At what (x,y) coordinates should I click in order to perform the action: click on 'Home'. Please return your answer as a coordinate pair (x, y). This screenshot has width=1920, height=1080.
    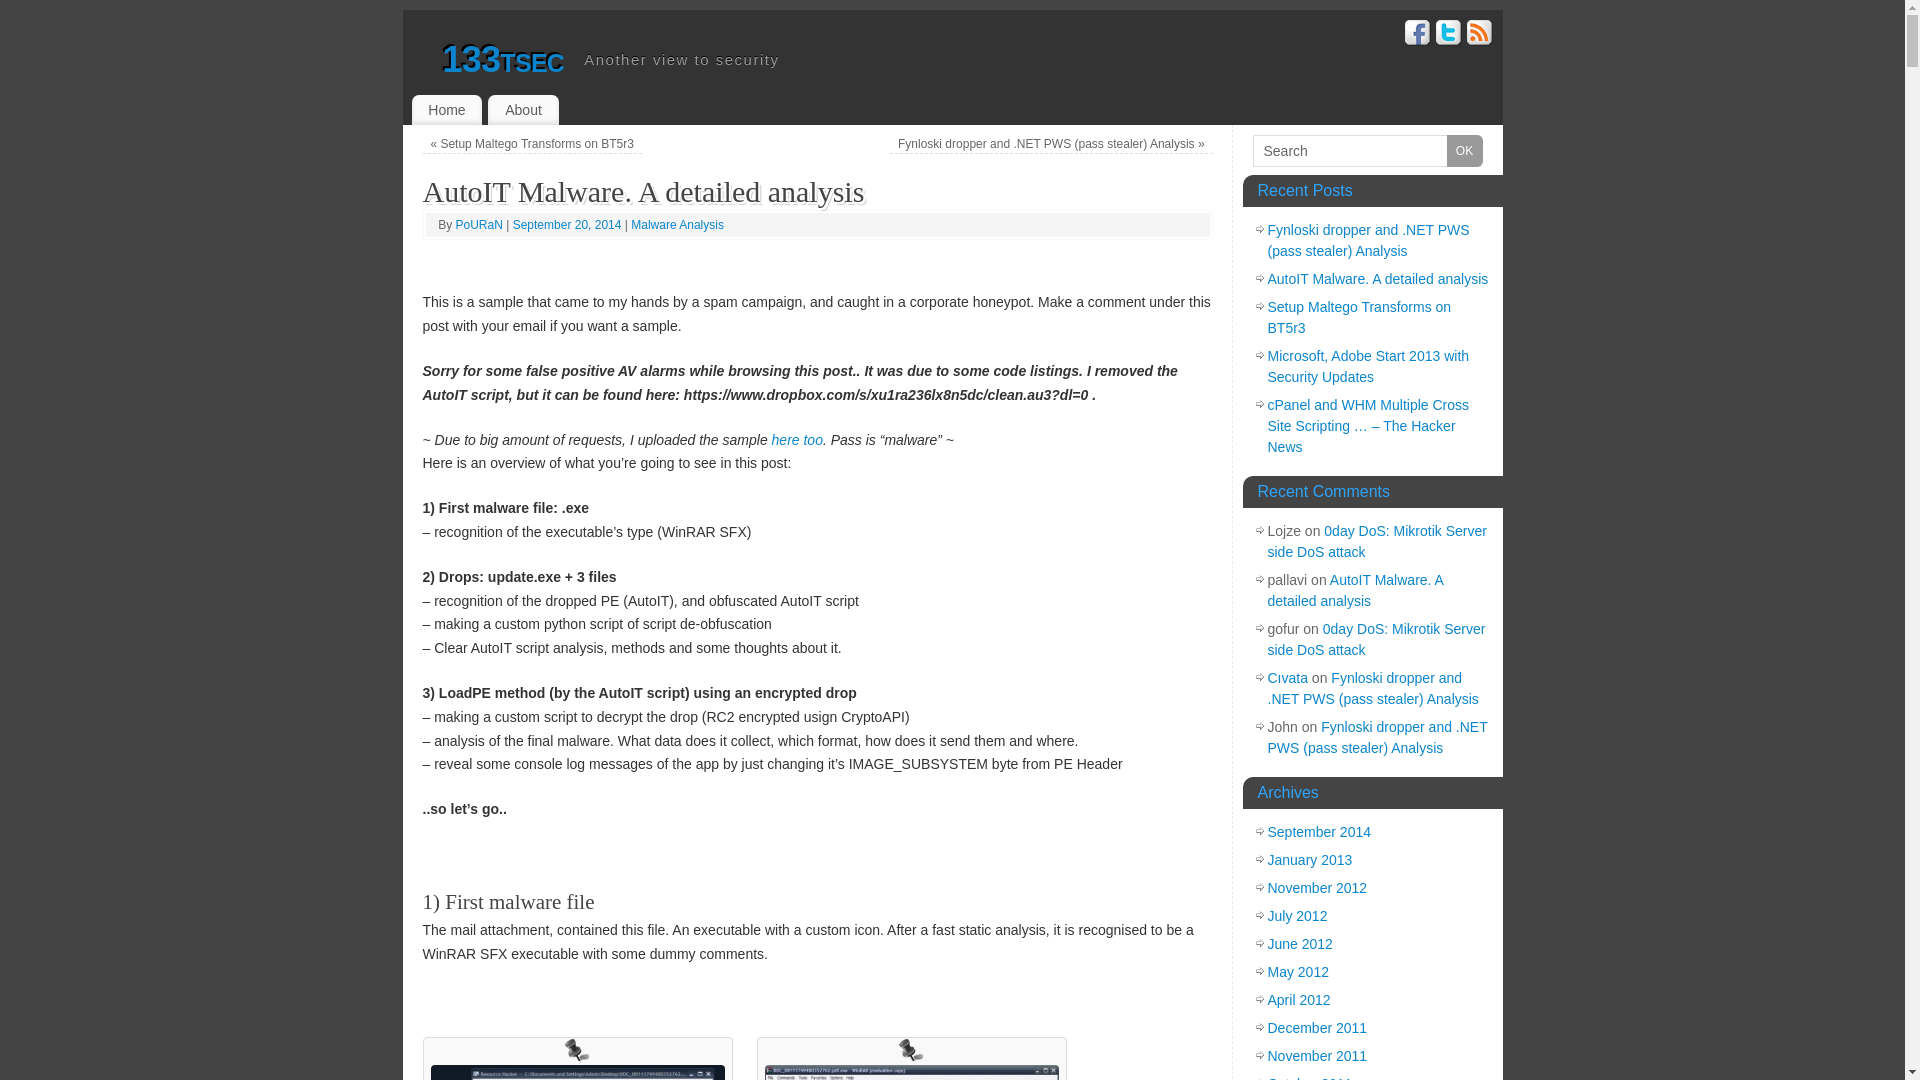
    Looking at the image, I should click on (446, 110).